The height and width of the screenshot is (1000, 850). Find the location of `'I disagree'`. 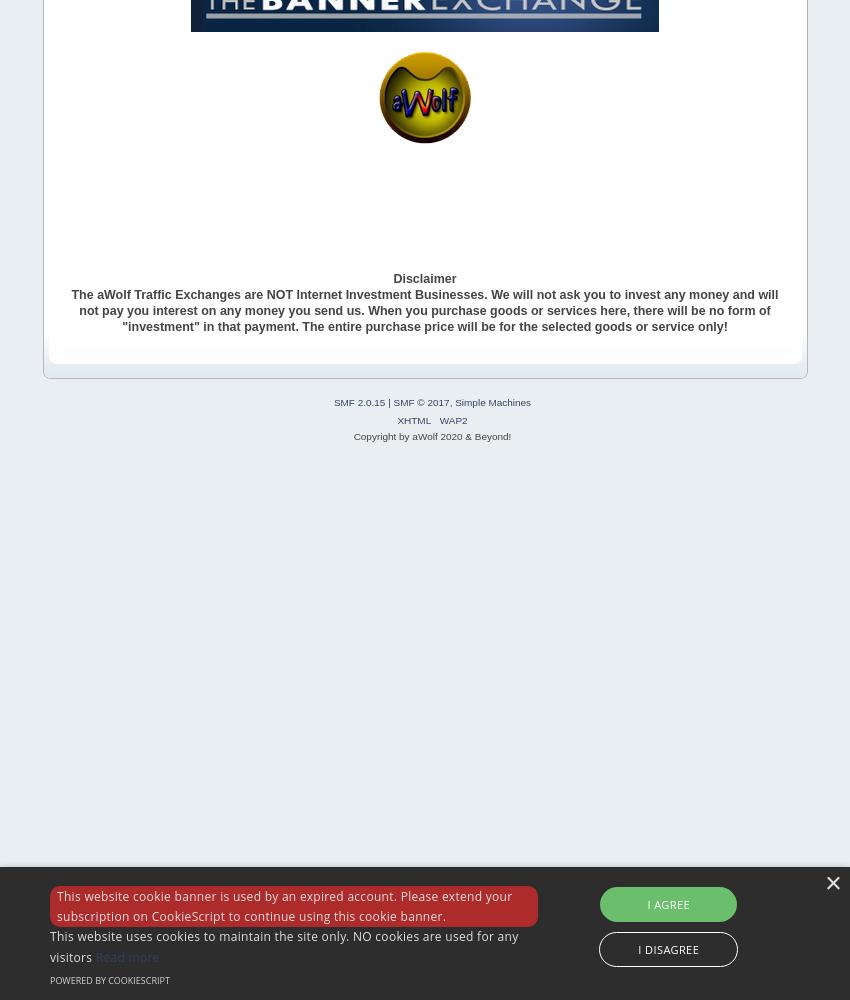

'I disagree' is located at coordinates (638, 948).